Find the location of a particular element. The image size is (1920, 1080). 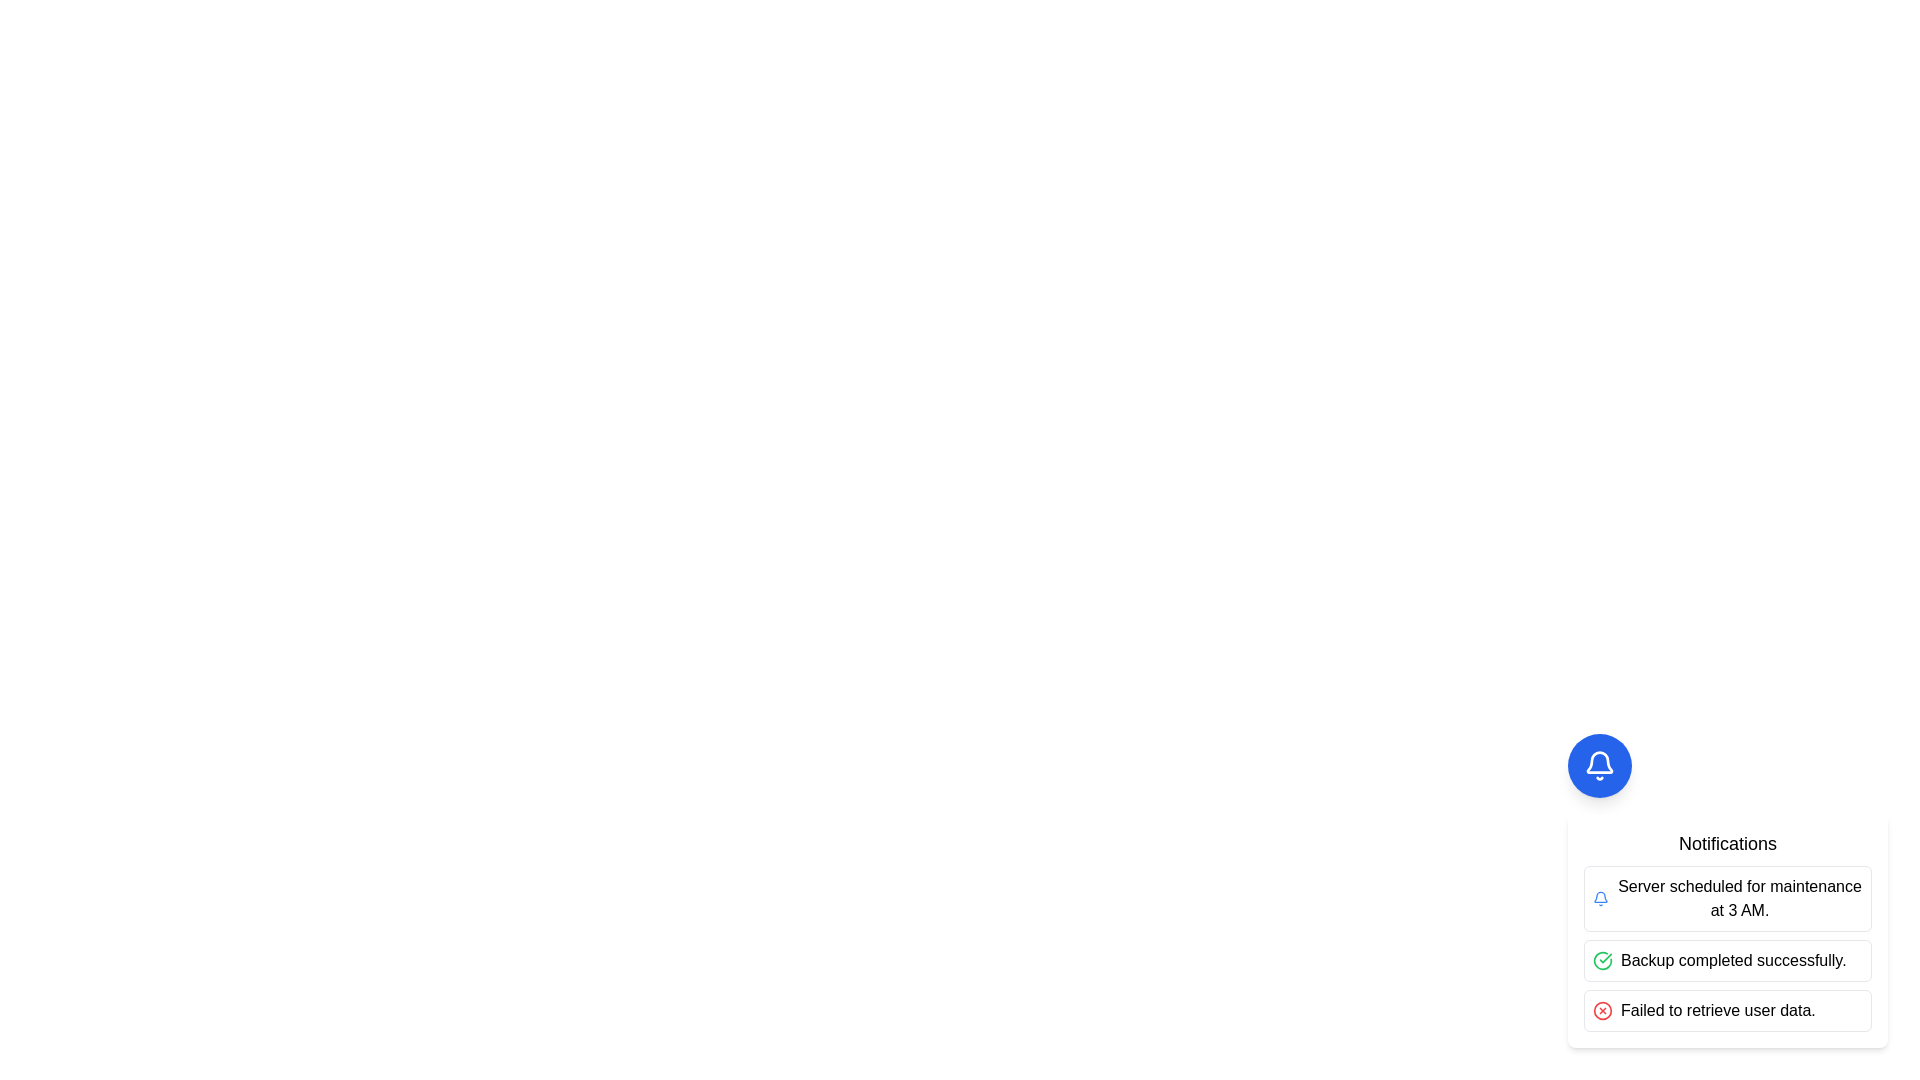

the Notification card indicating an issue with user data retrieval, which is the third item in the vertical list of notifications is located at coordinates (1727, 1010).